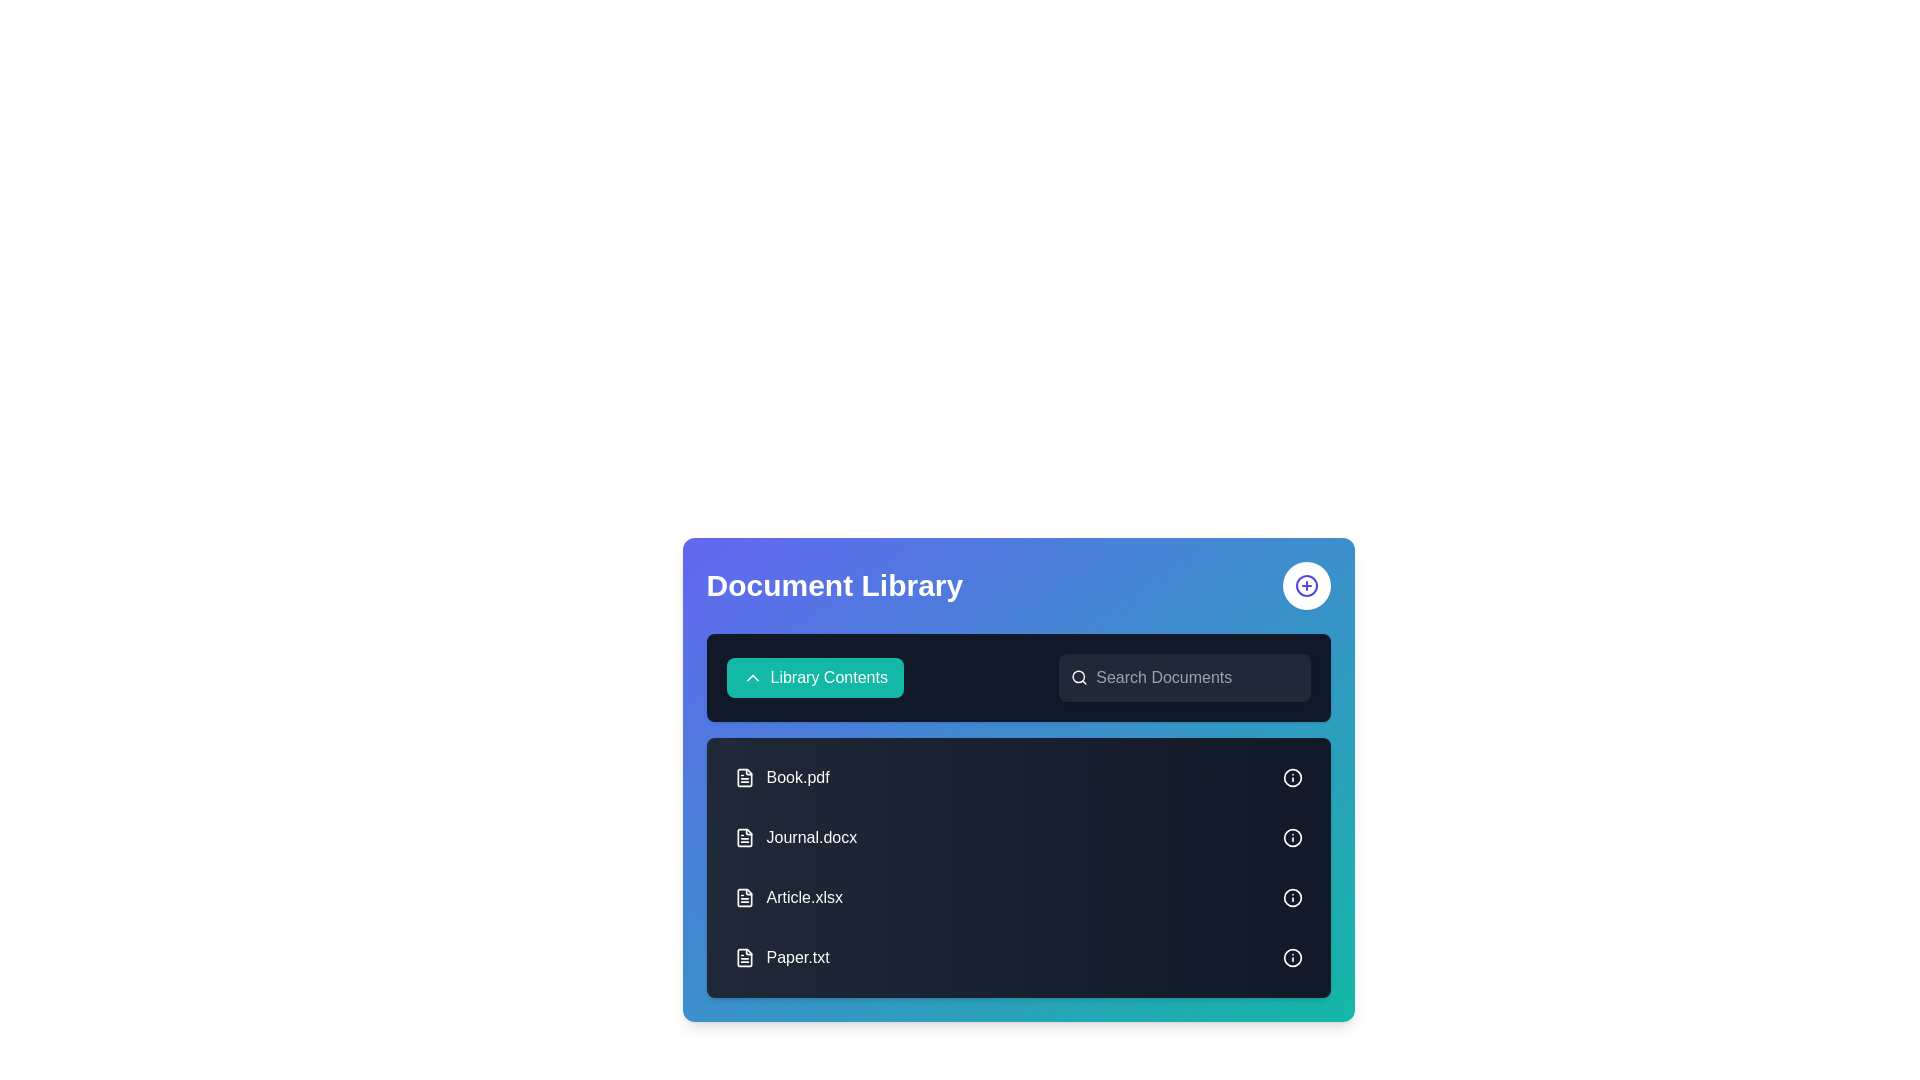  Describe the element at coordinates (751, 677) in the screenshot. I see `the icon located to the left of the 'Library Contents' button` at that location.